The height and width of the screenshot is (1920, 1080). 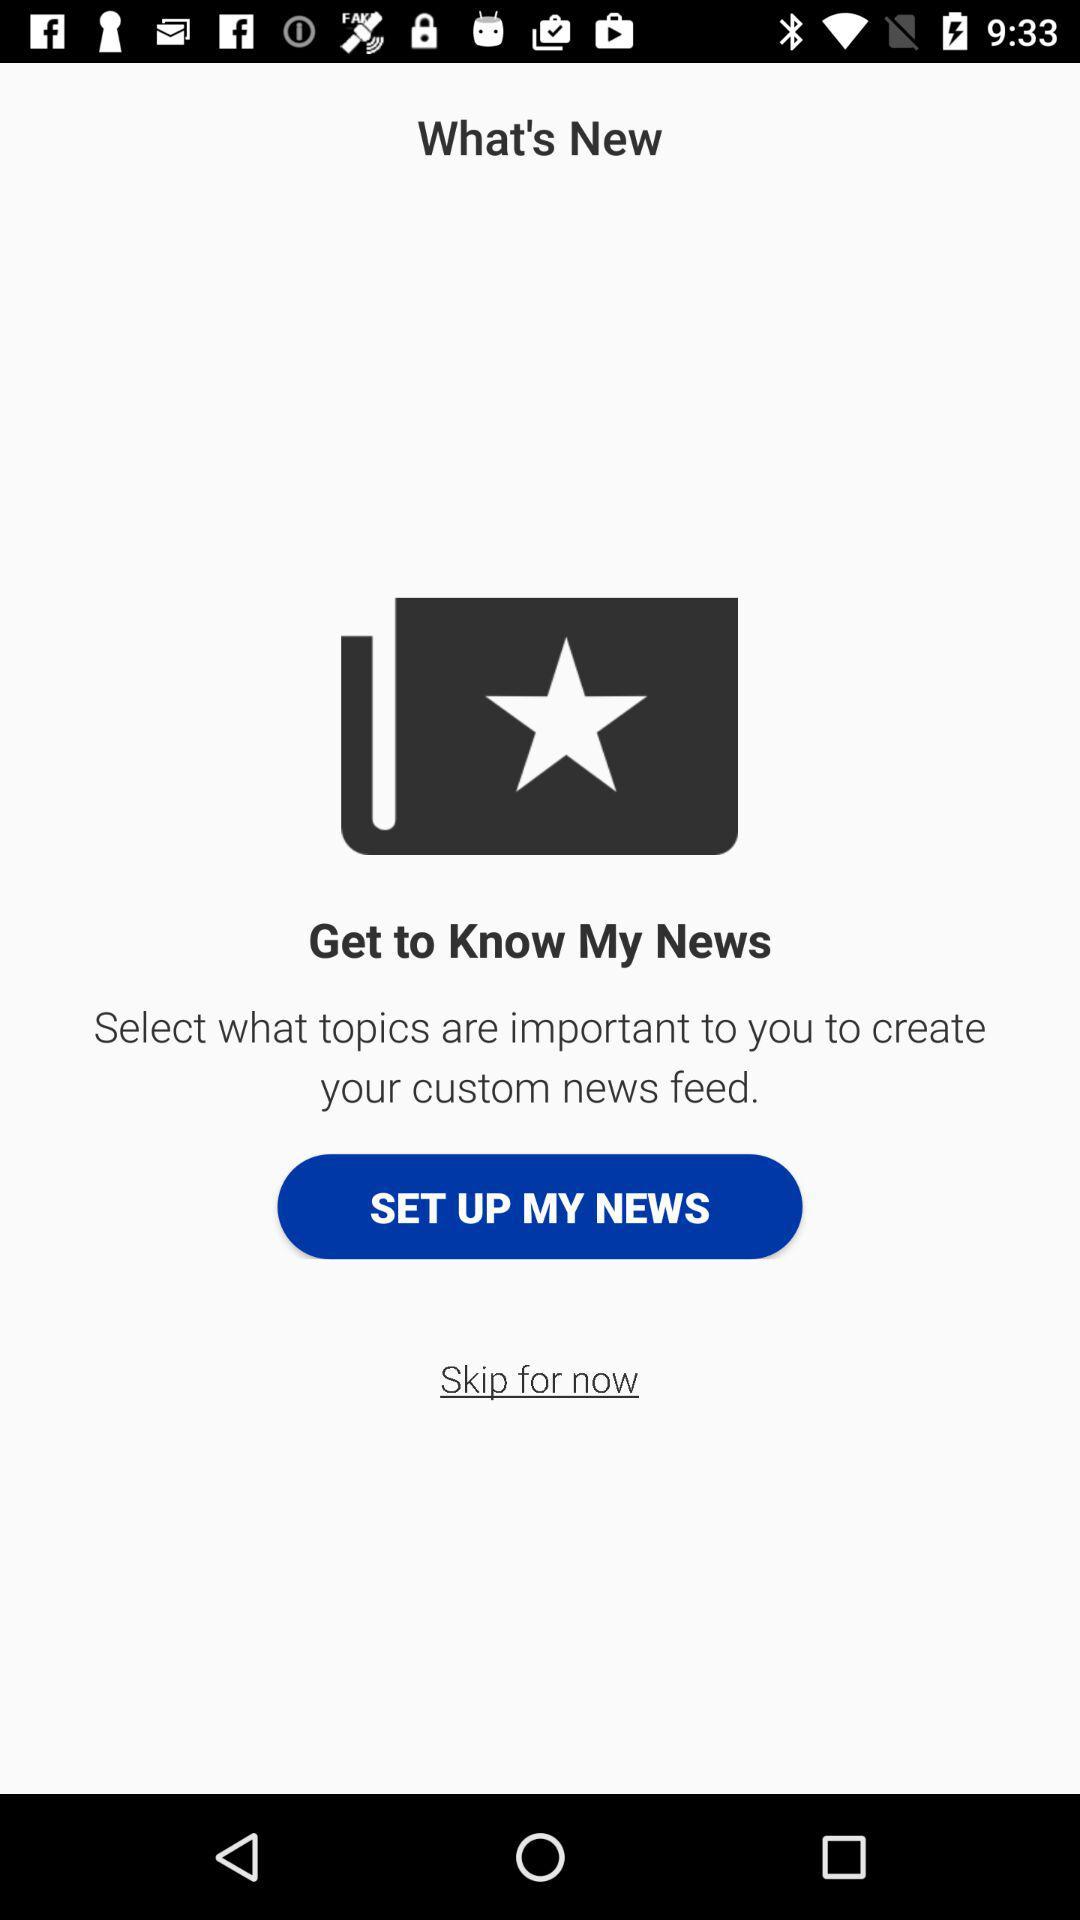 I want to click on app above skip for now item, so click(x=540, y=1205).